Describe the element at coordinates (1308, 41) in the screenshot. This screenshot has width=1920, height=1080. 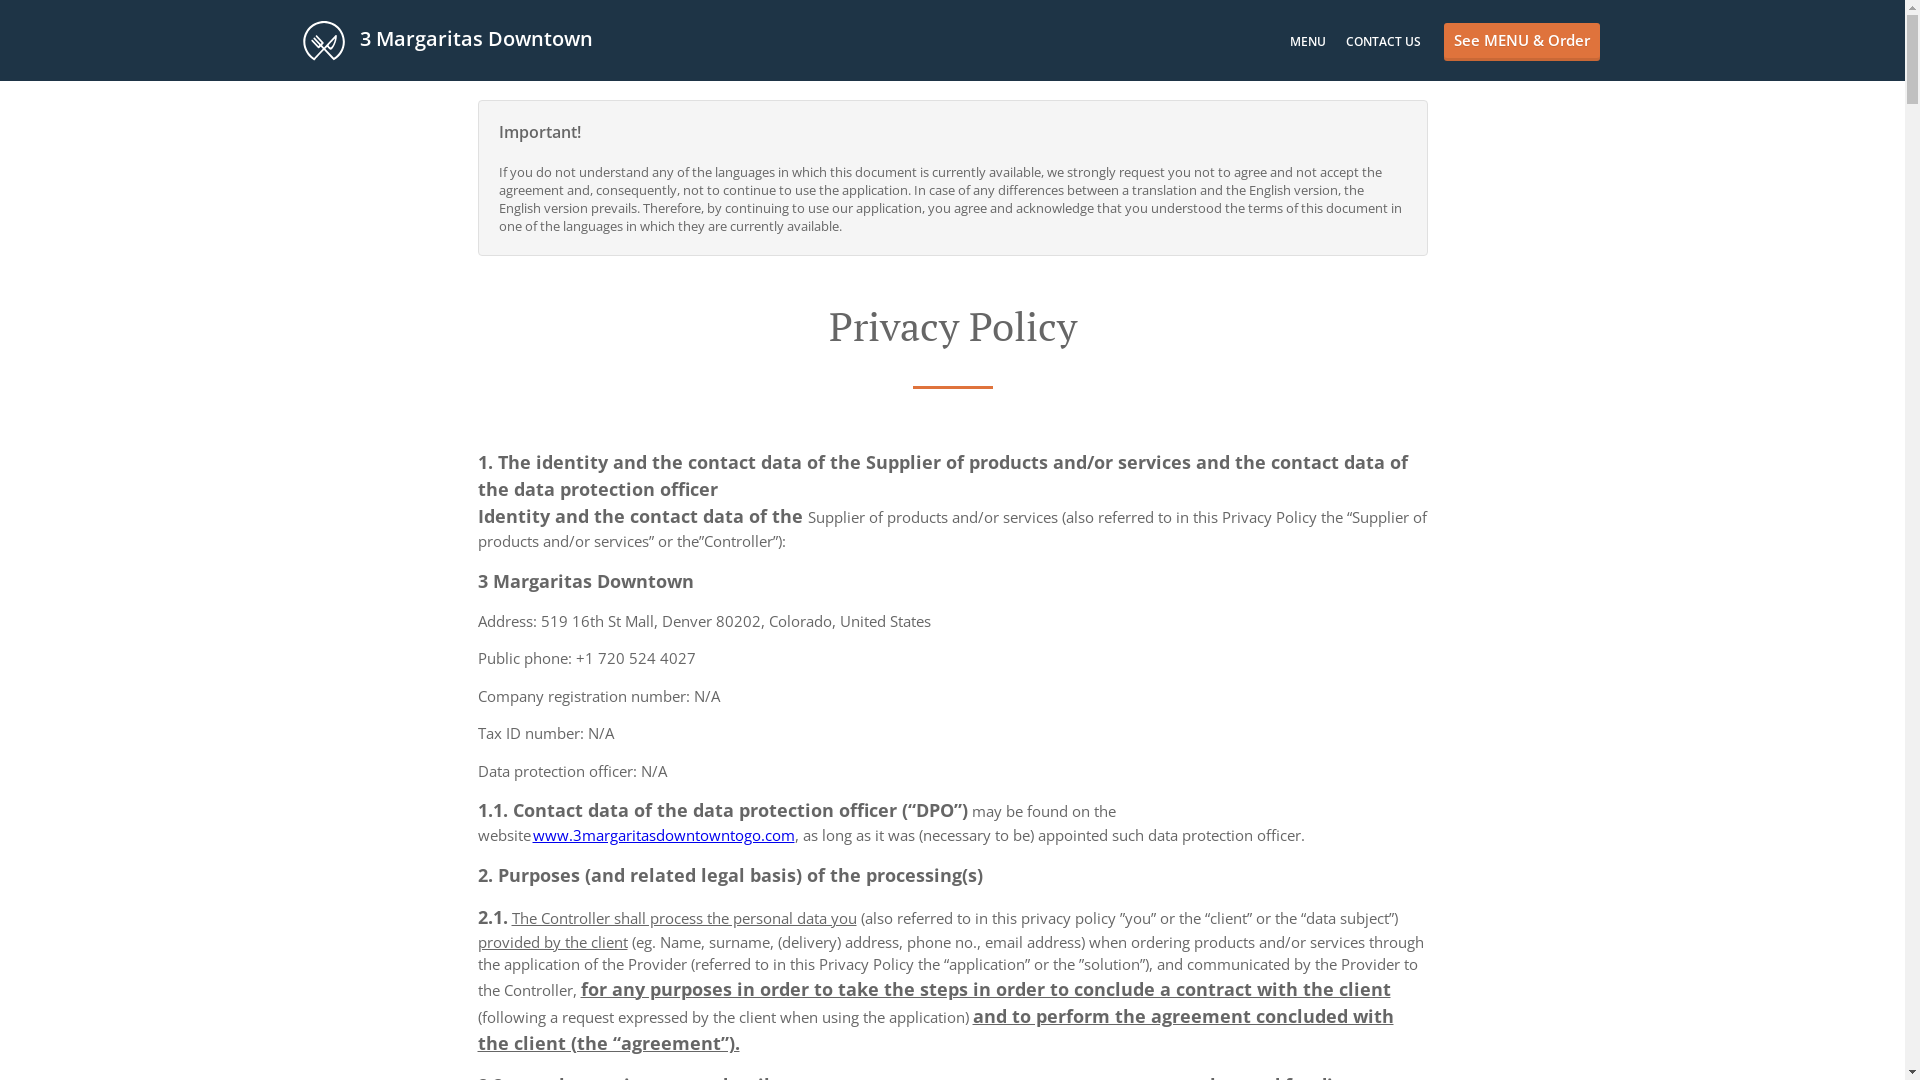
I see `'MENU'` at that location.